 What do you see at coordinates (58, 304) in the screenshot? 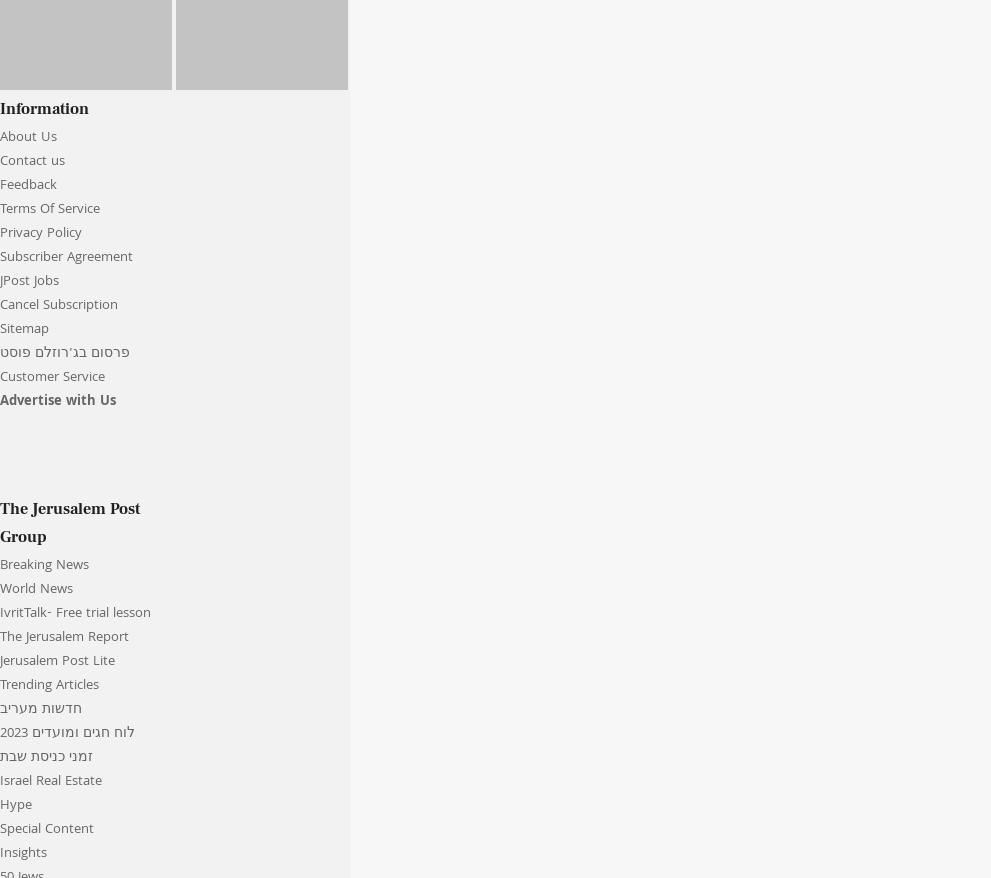
I see `'Cancel Subscription'` at bounding box center [58, 304].